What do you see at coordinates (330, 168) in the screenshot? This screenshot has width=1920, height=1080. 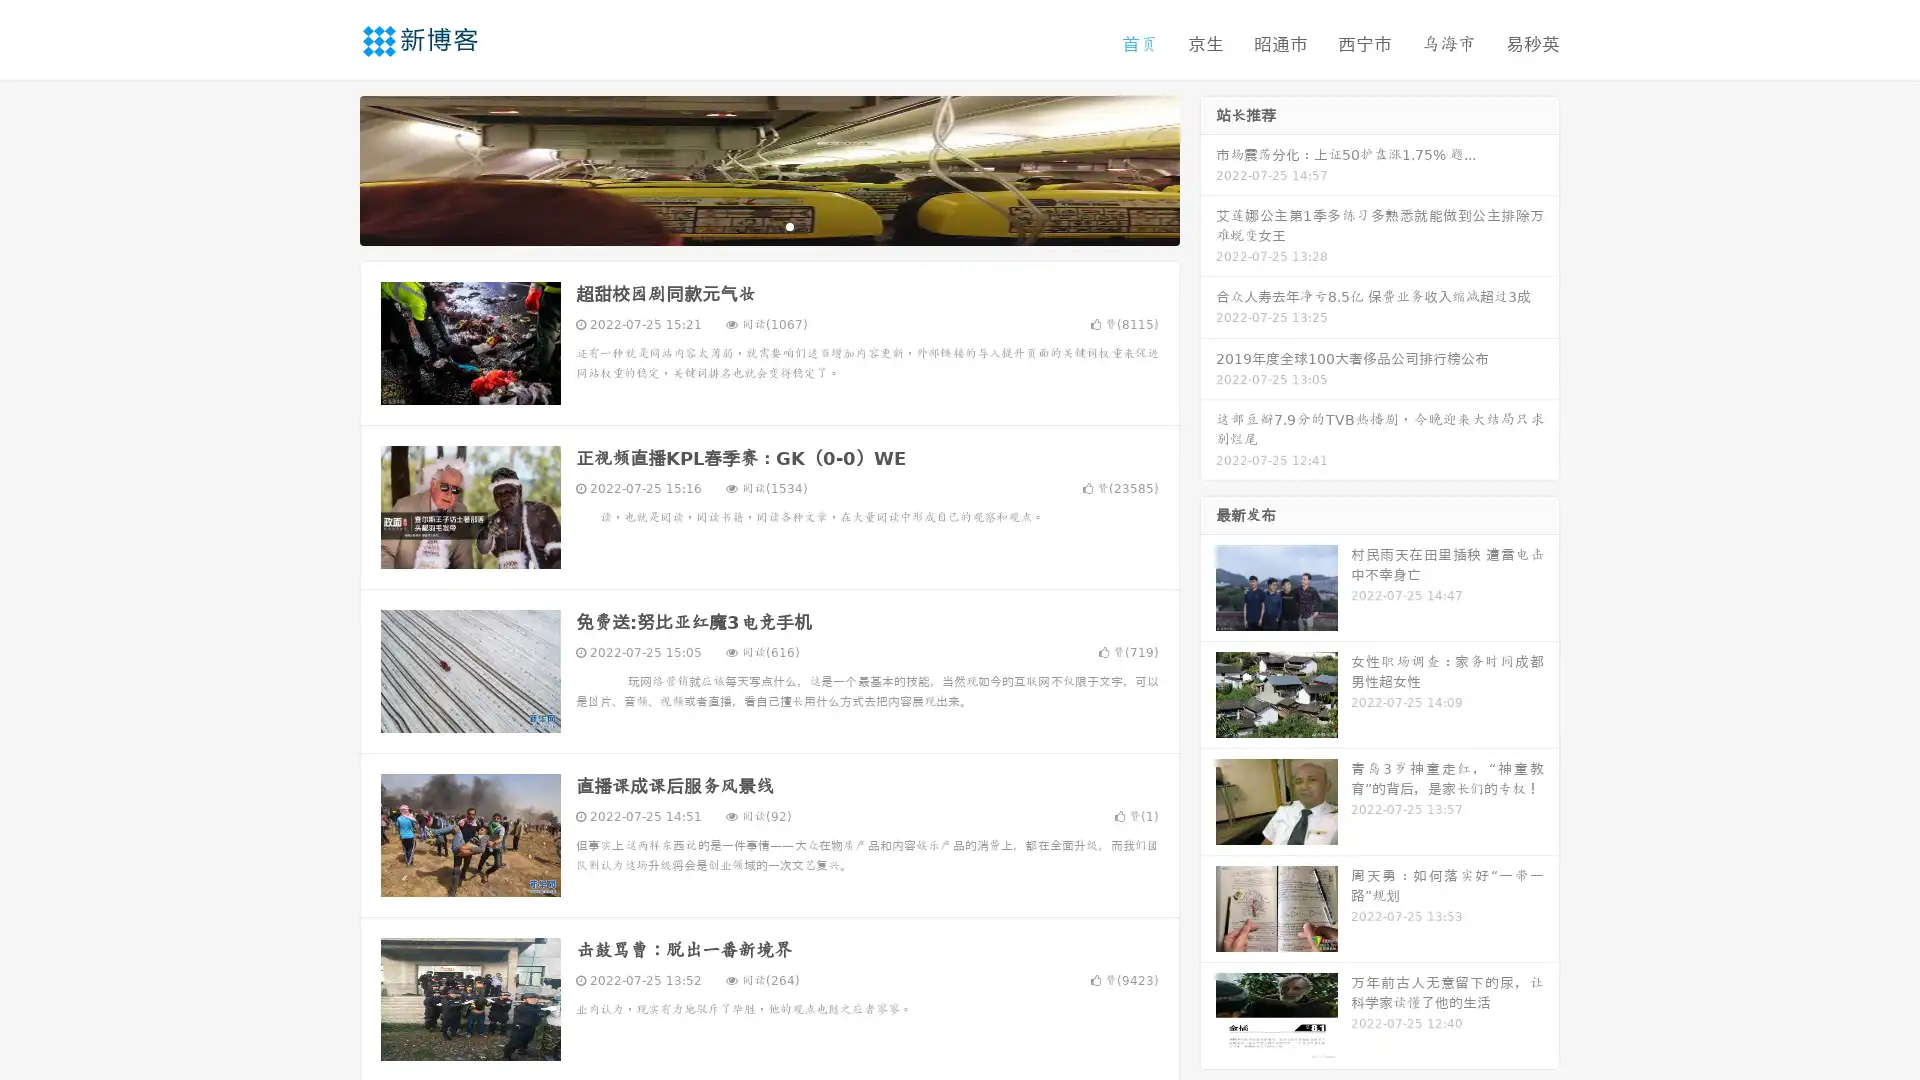 I see `Previous slide` at bounding box center [330, 168].